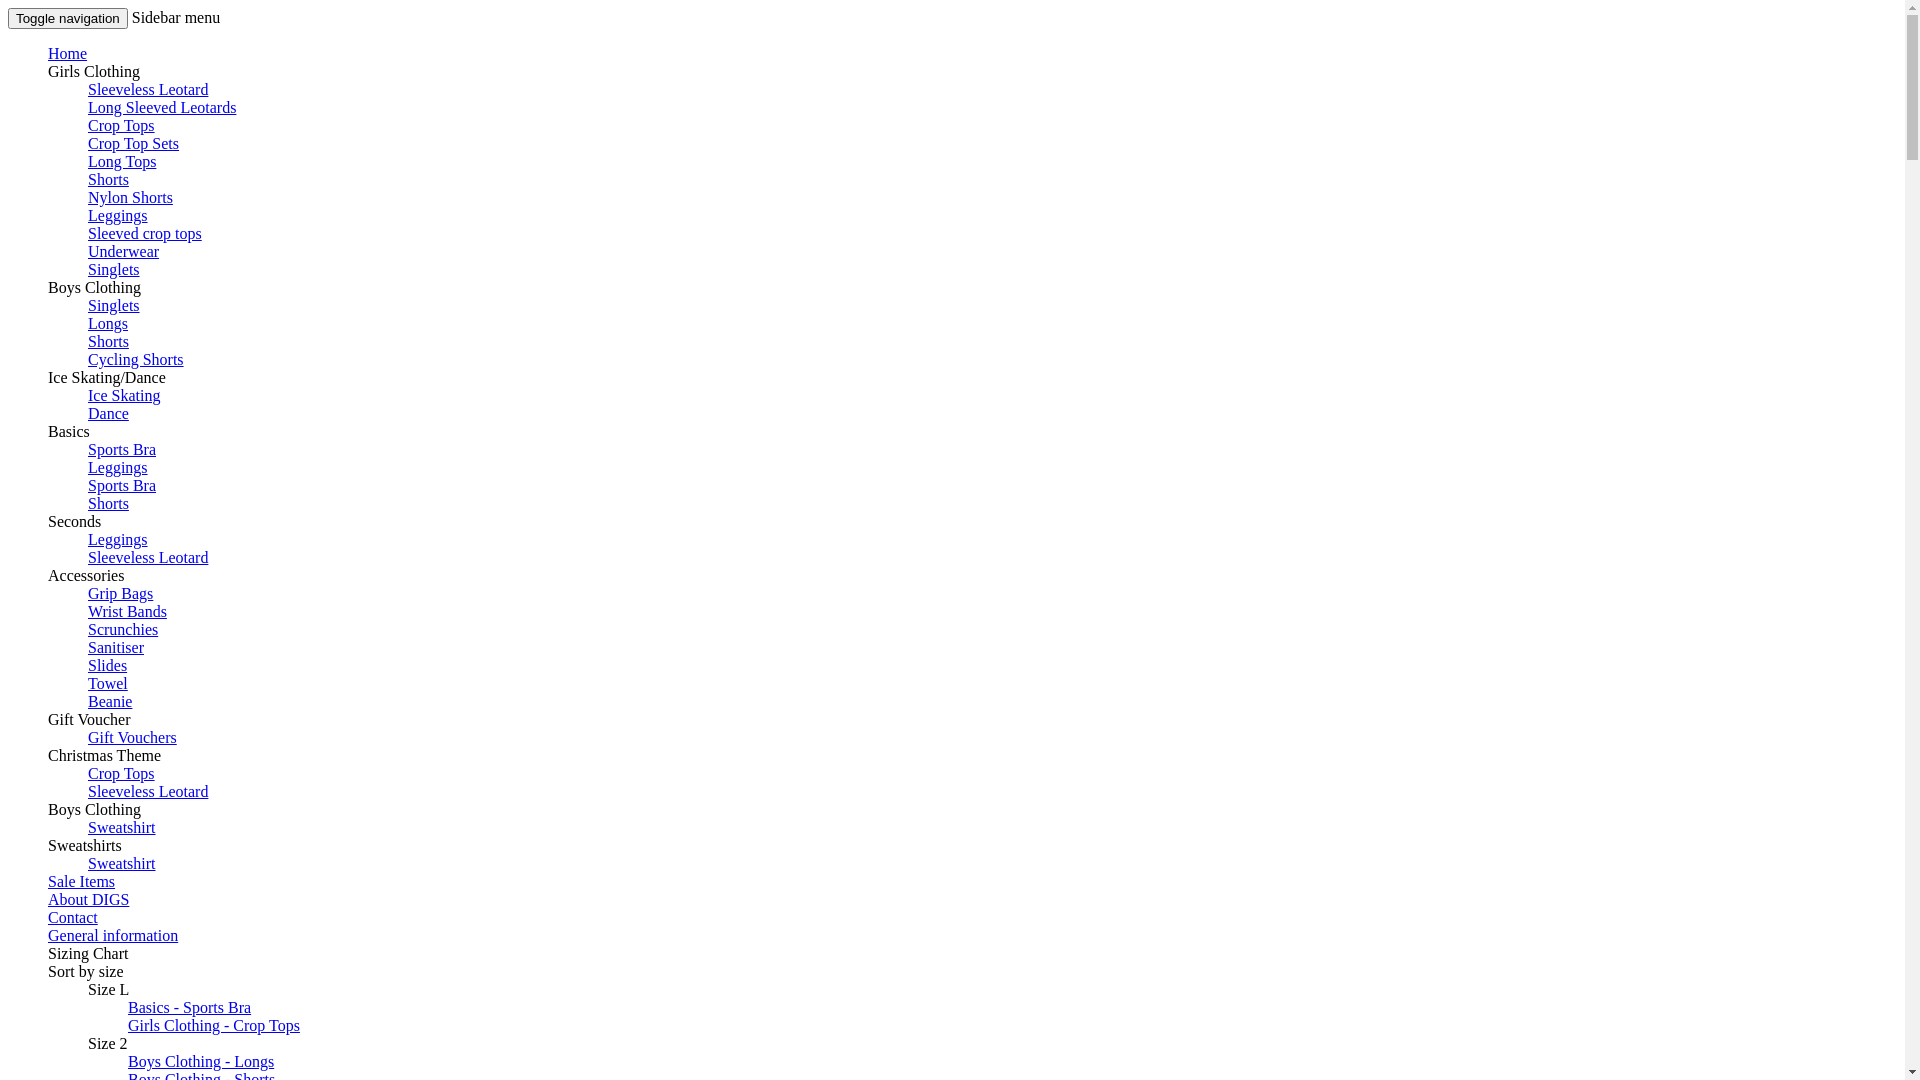 The height and width of the screenshot is (1080, 1920). Describe the element at coordinates (86, 268) in the screenshot. I see `'Singlets'` at that location.